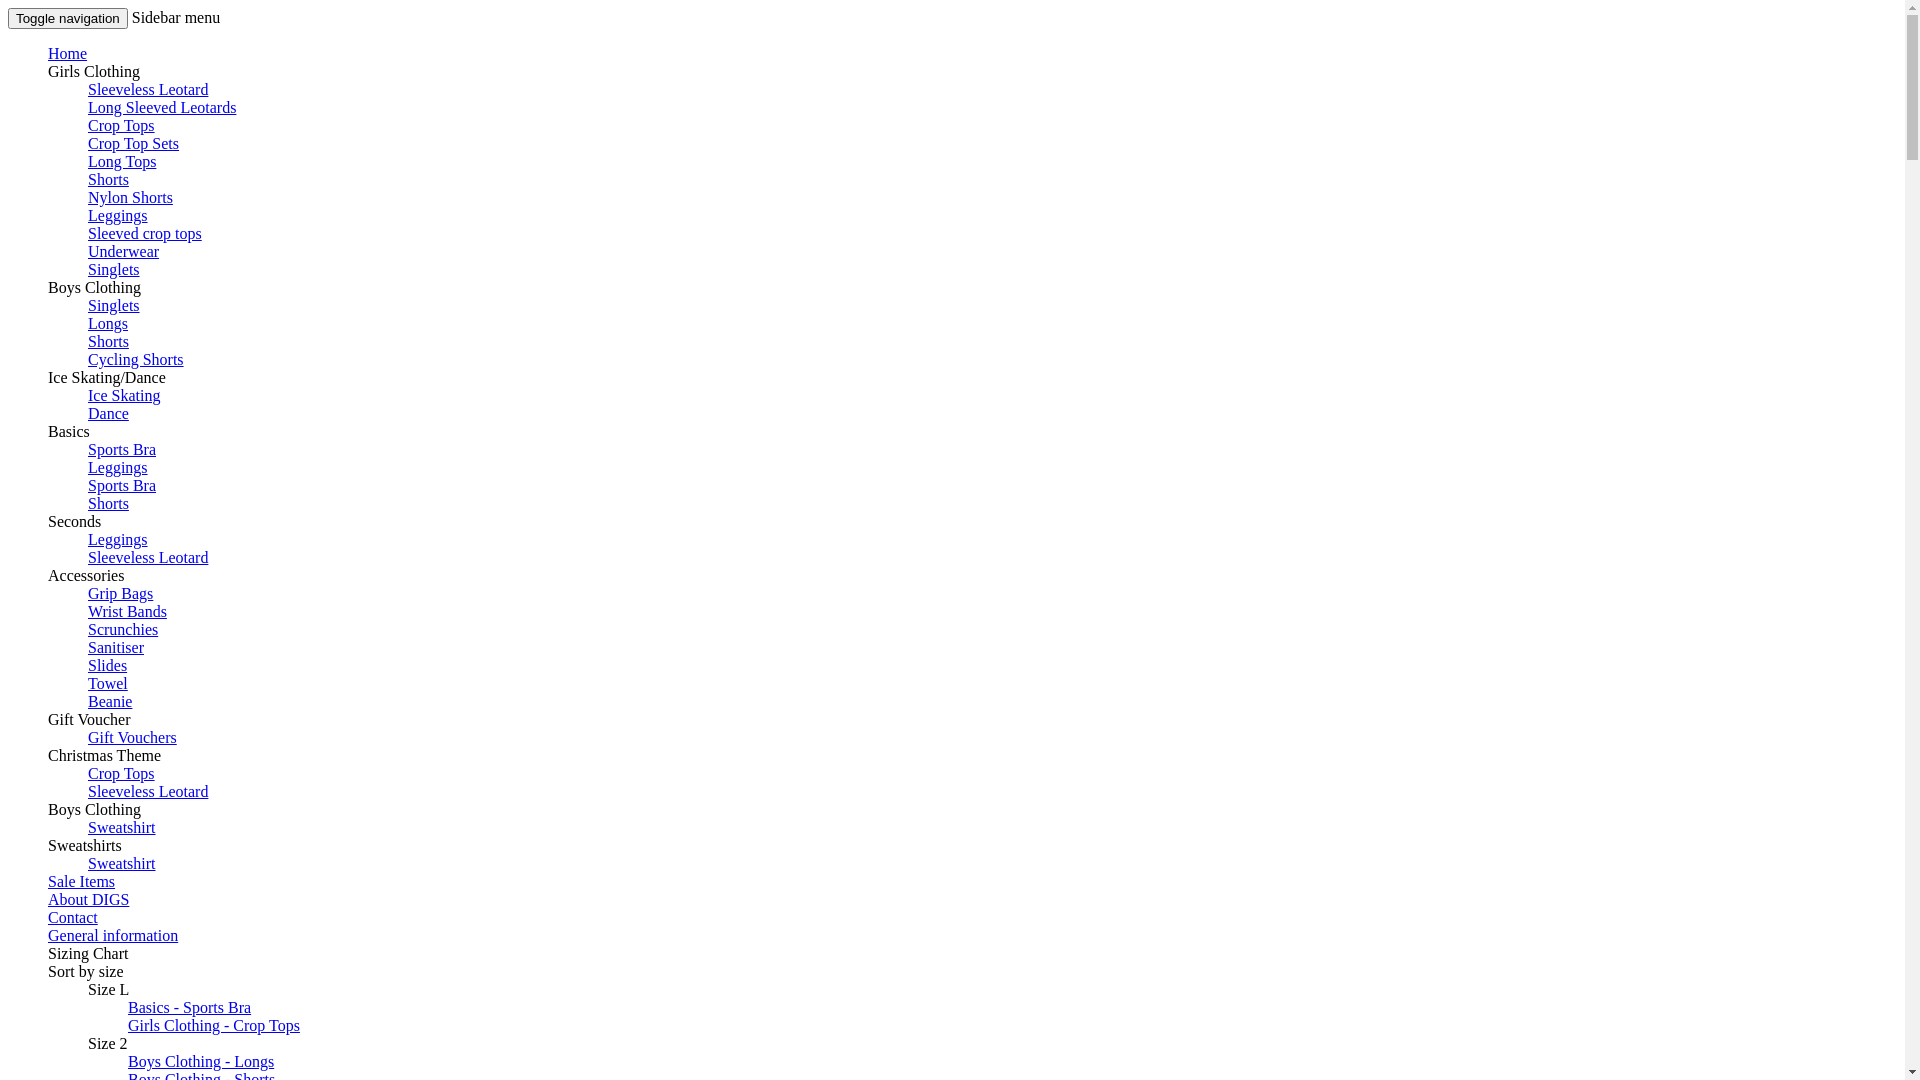 The height and width of the screenshot is (1080, 1920). Describe the element at coordinates (86, 268) in the screenshot. I see `'Singlets'` at that location.